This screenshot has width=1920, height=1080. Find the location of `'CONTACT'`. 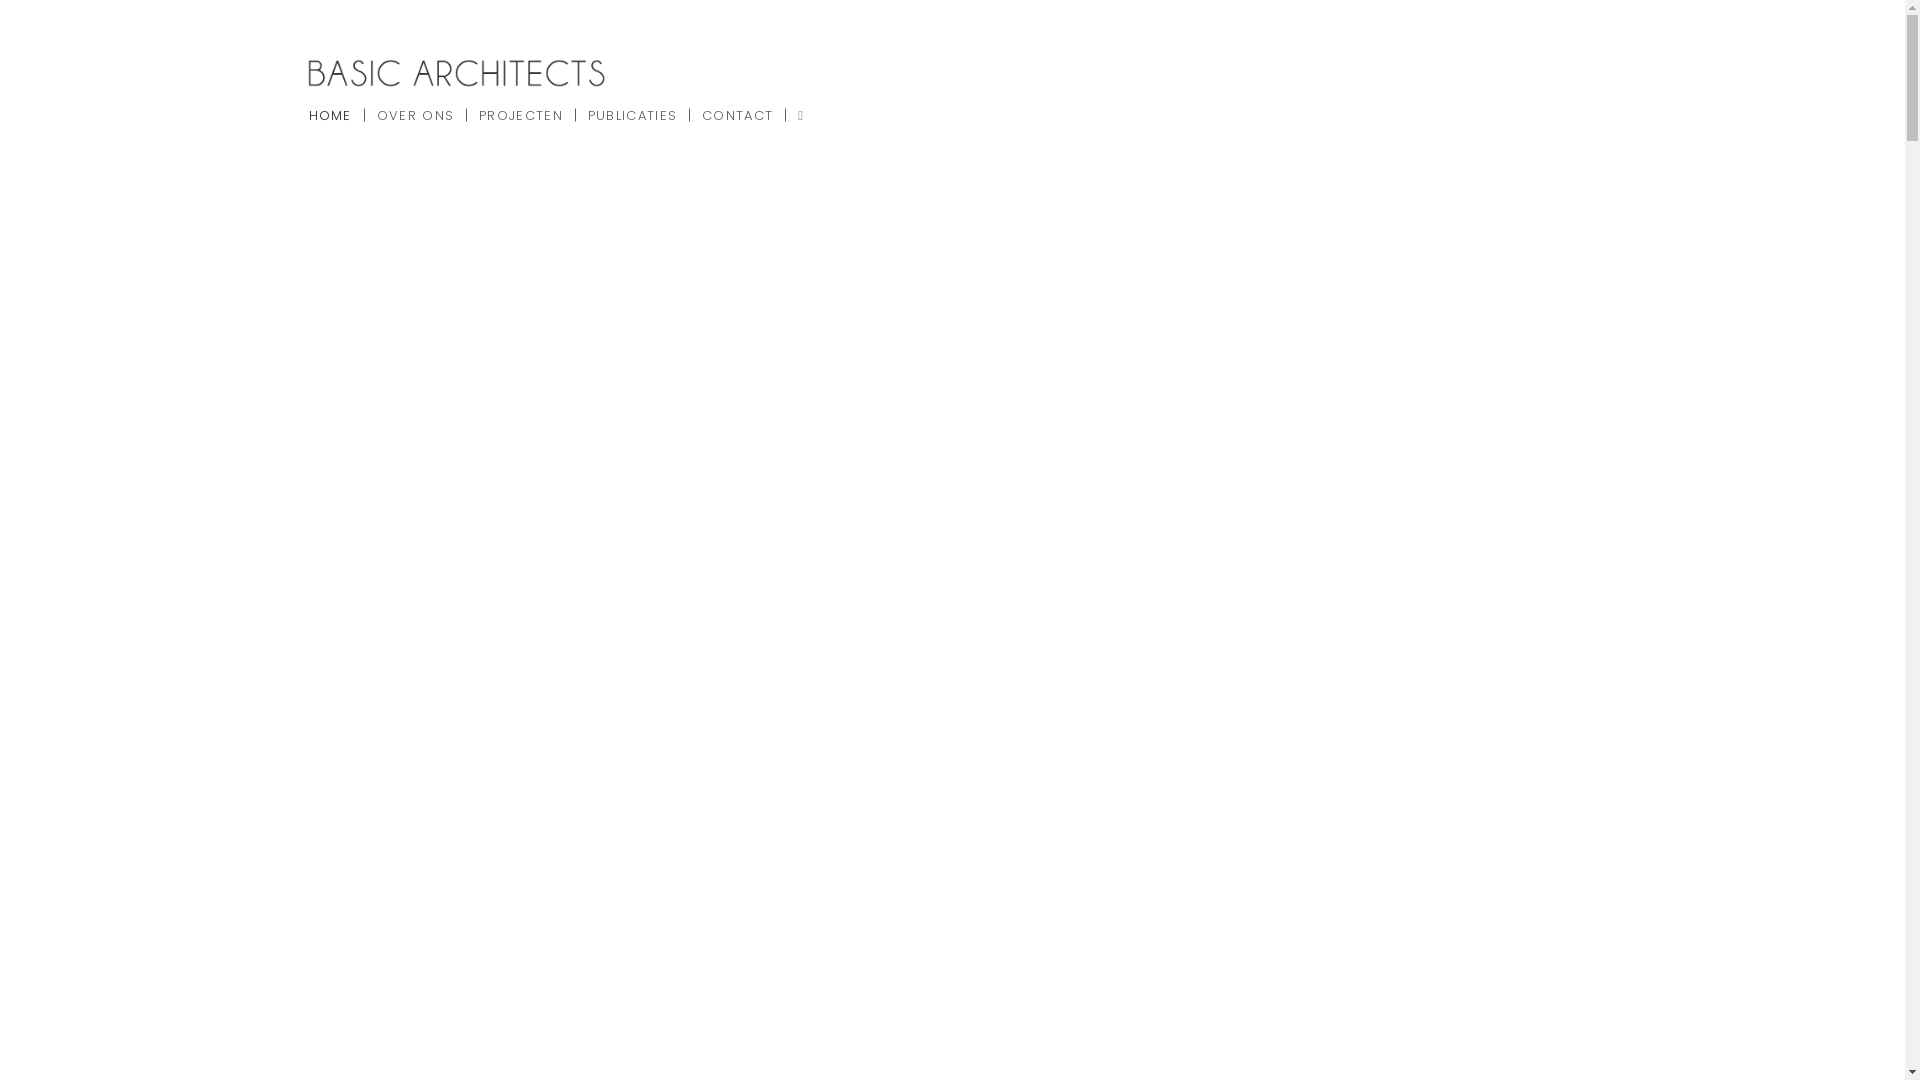

'CONTACT' is located at coordinates (690, 115).